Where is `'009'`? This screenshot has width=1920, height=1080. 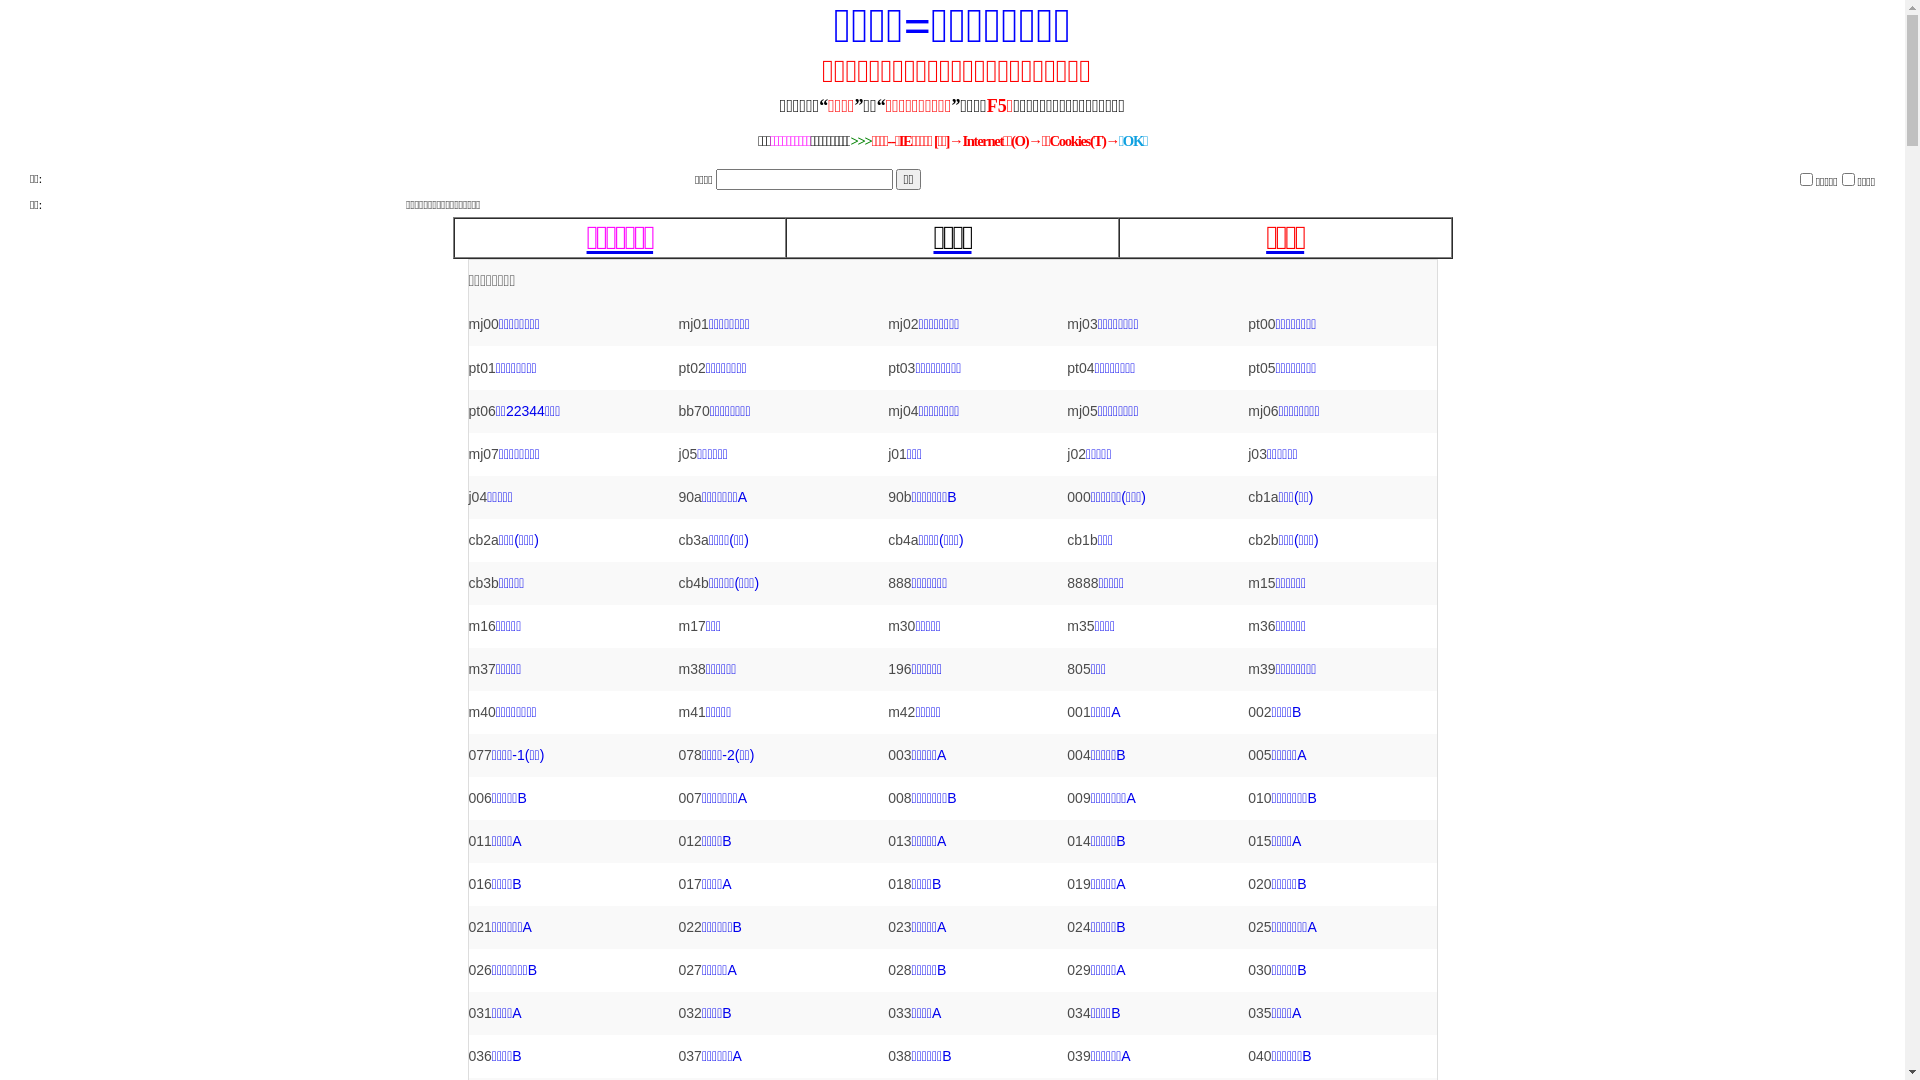 '009' is located at coordinates (1065, 797).